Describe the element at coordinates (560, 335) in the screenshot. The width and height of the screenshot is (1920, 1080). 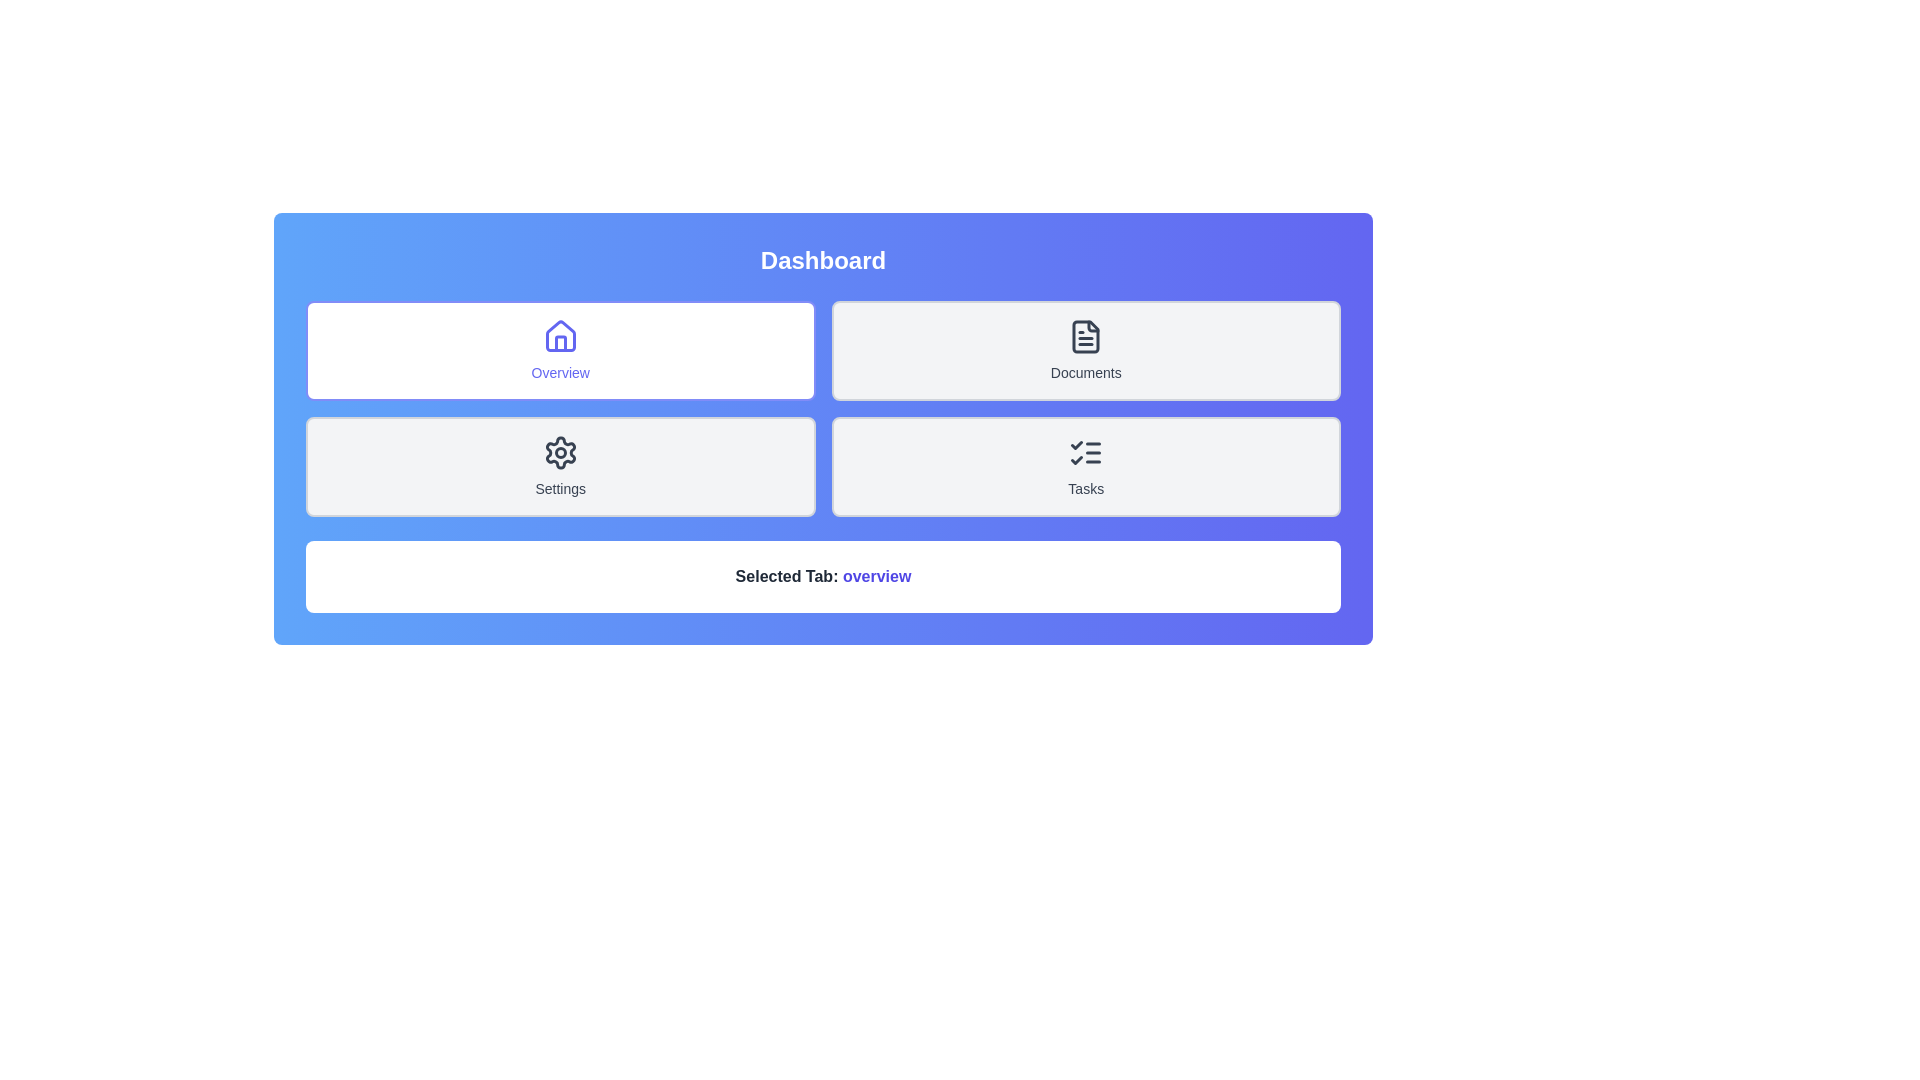
I see `the stylized house icon located in the top-left section of the dashboard interface` at that location.